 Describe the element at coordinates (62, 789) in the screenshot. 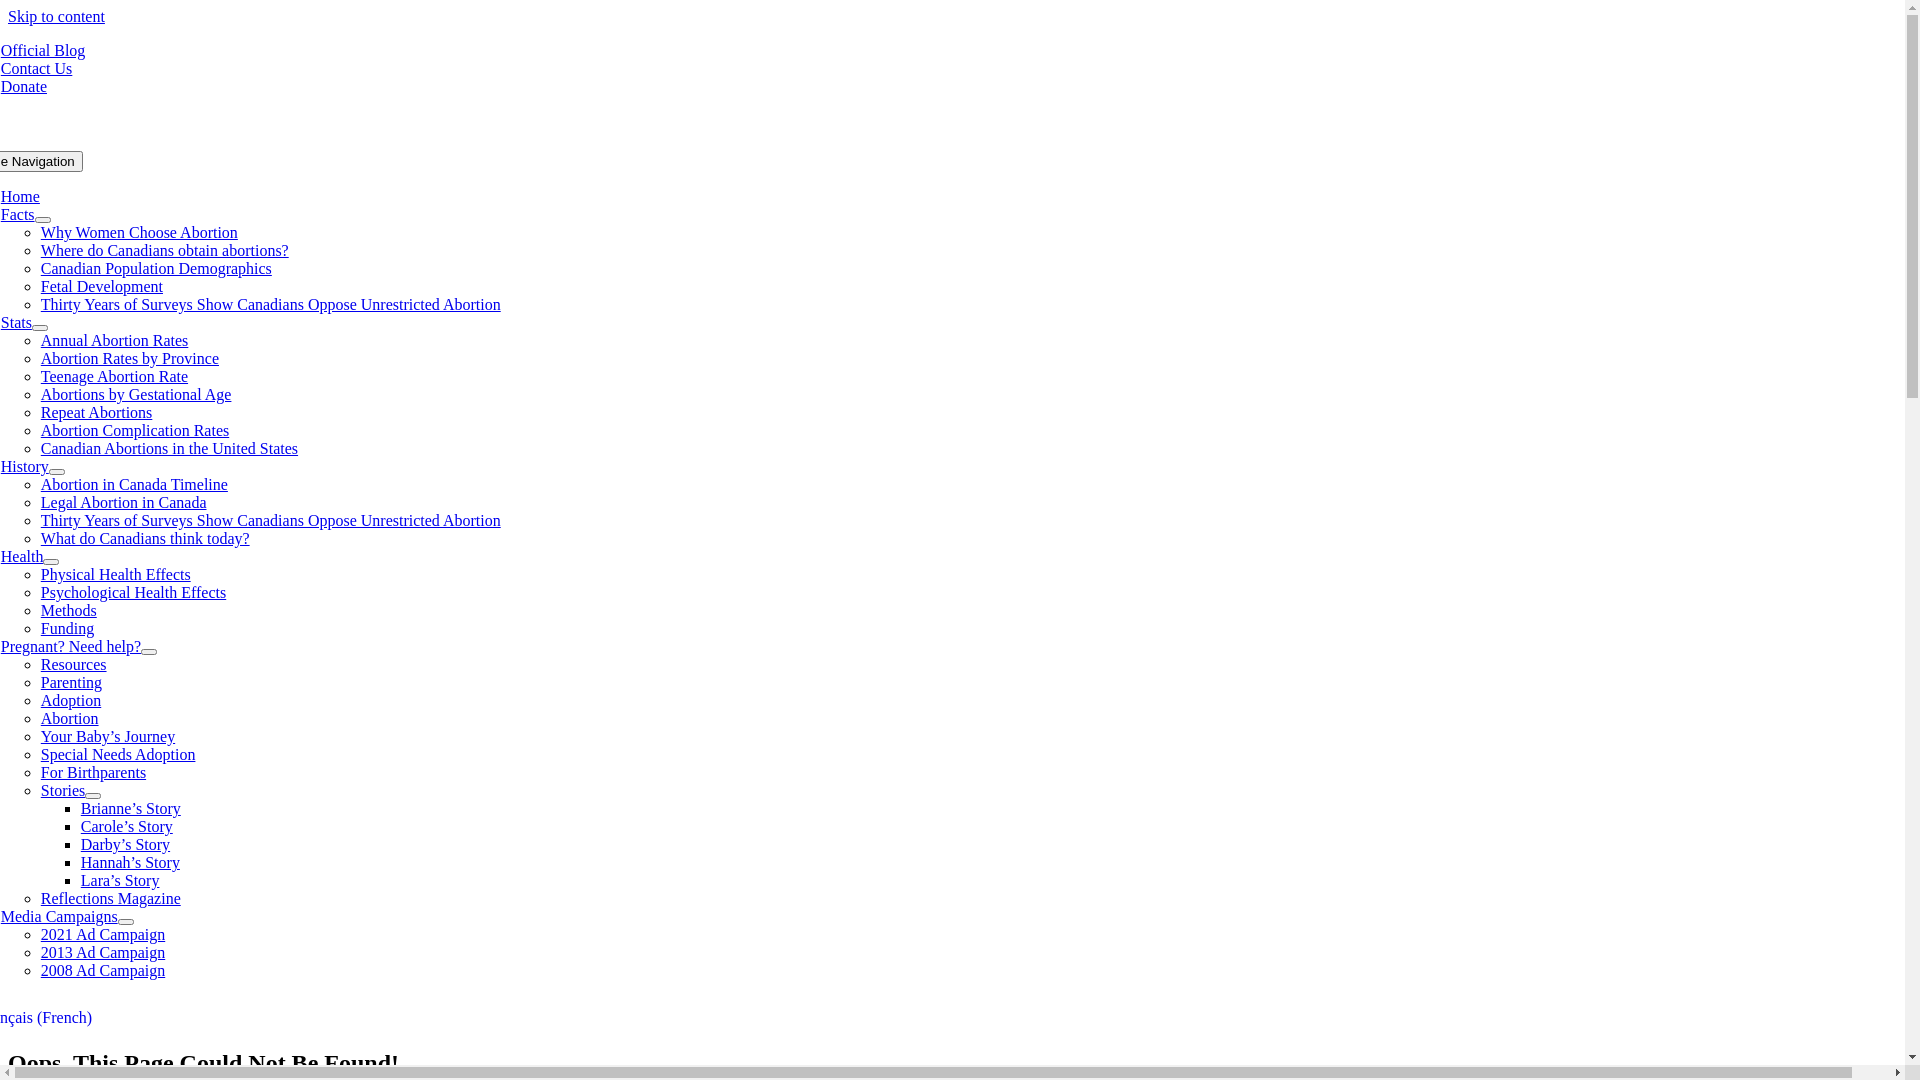

I see `'Stories'` at that location.